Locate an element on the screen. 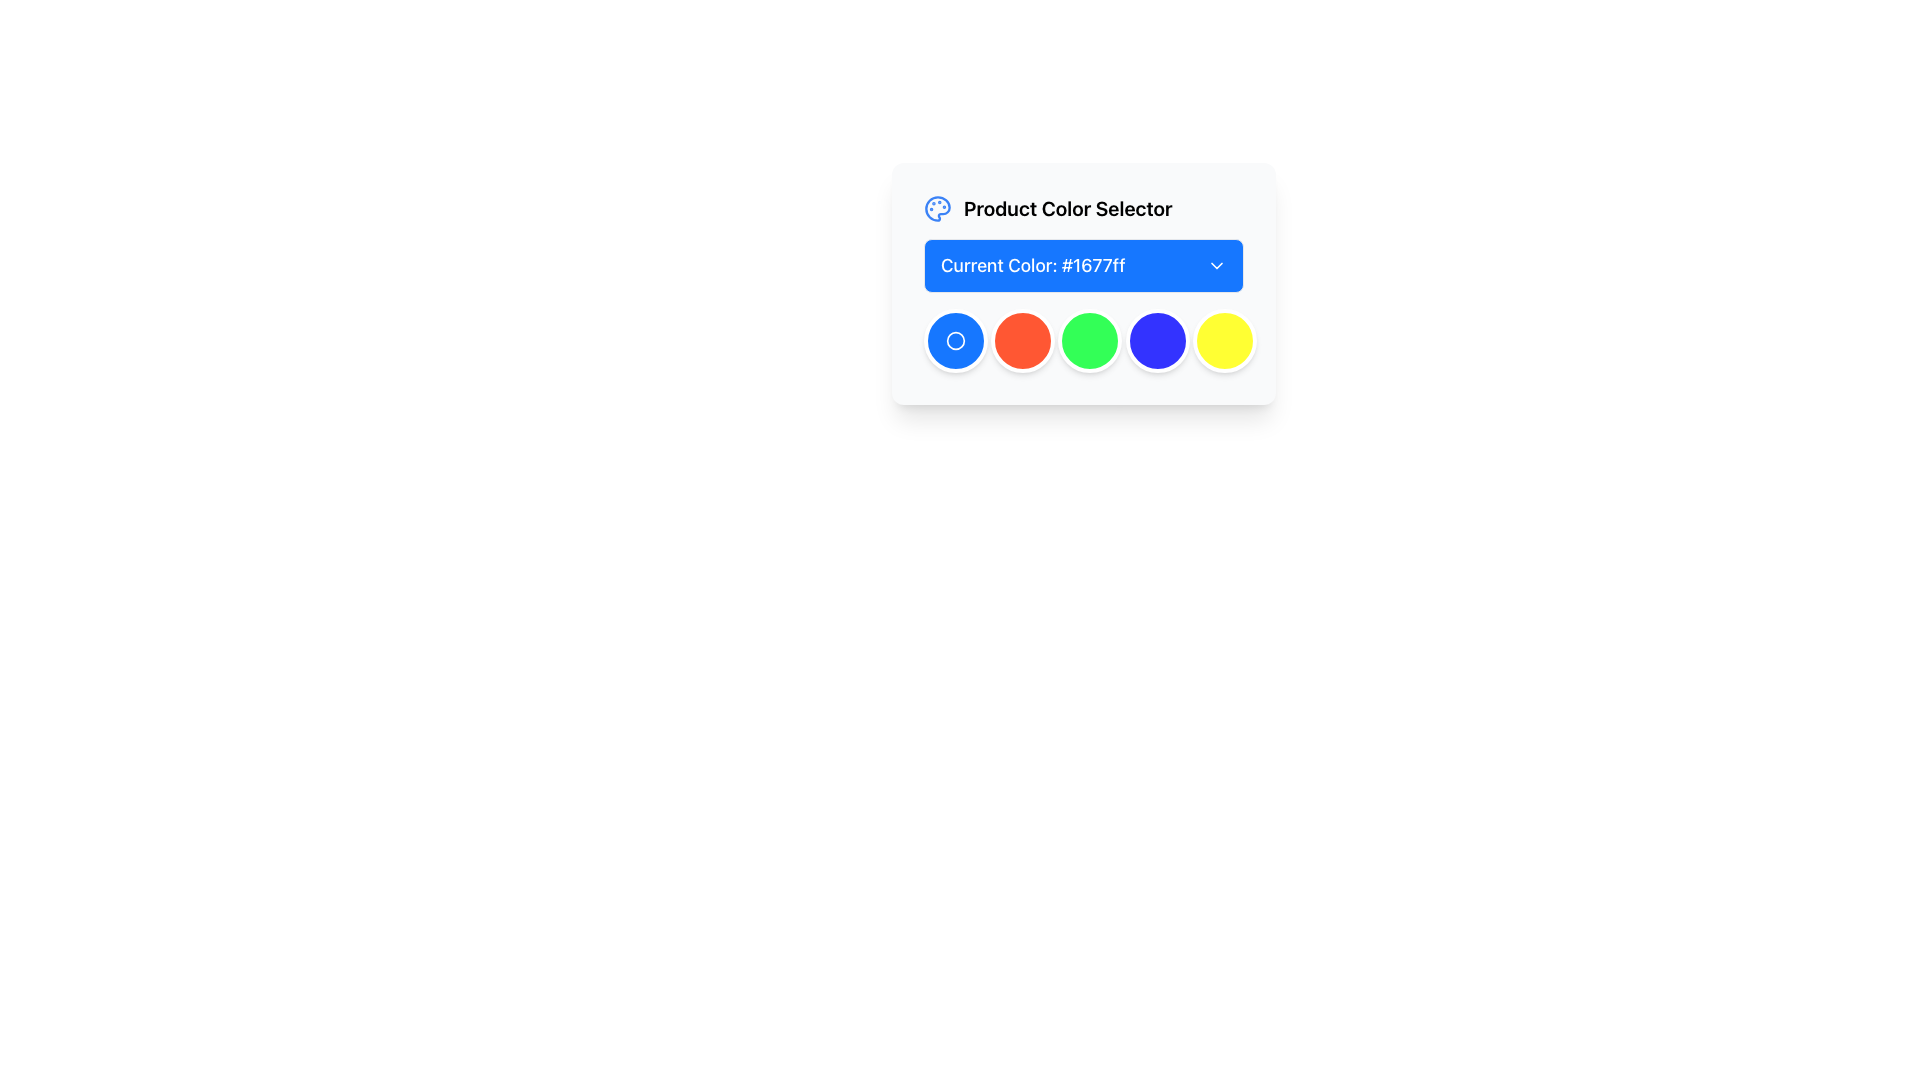 The height and width of the screenshot is (1080, 1920). the fourth circular button in a horizontal row of five buttons is located at coordinates (1089, 339).